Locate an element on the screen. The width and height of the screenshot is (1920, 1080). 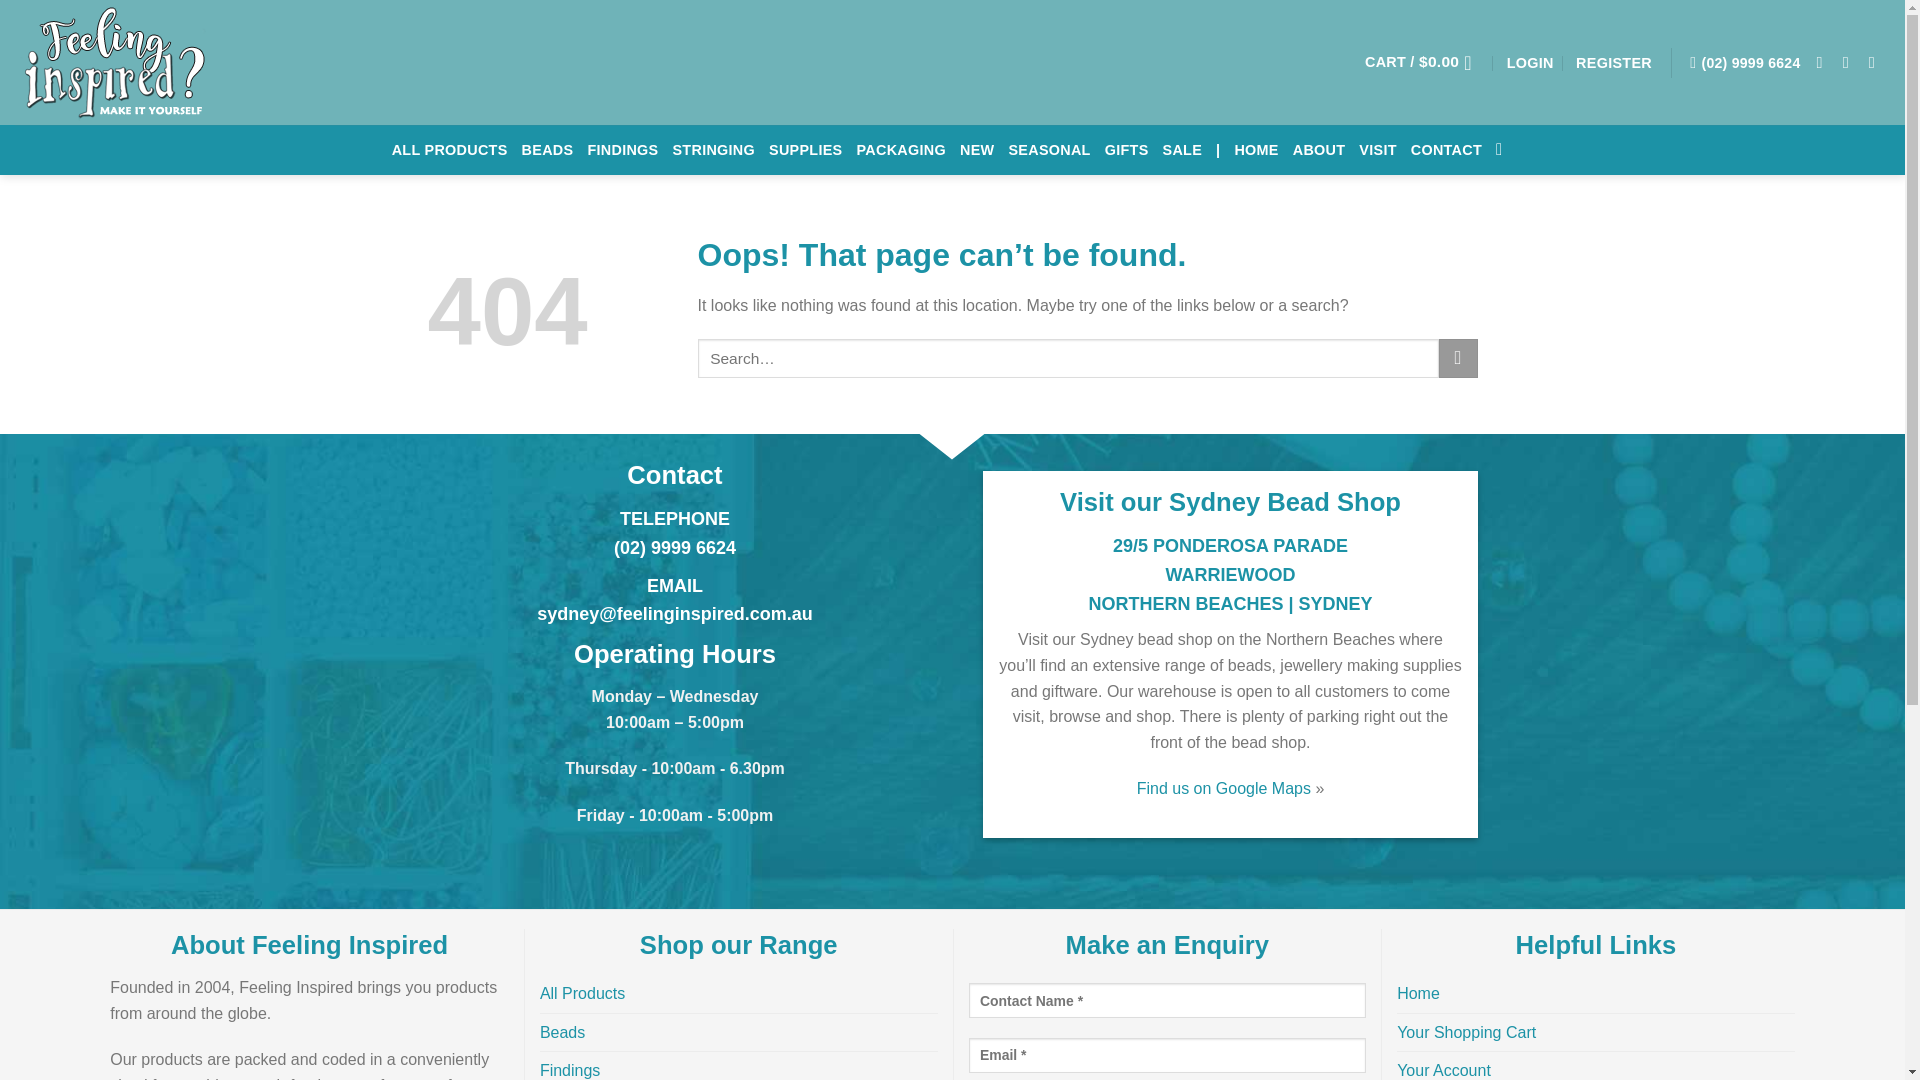
'LOGIN' is located at coordinates (1529, 60).